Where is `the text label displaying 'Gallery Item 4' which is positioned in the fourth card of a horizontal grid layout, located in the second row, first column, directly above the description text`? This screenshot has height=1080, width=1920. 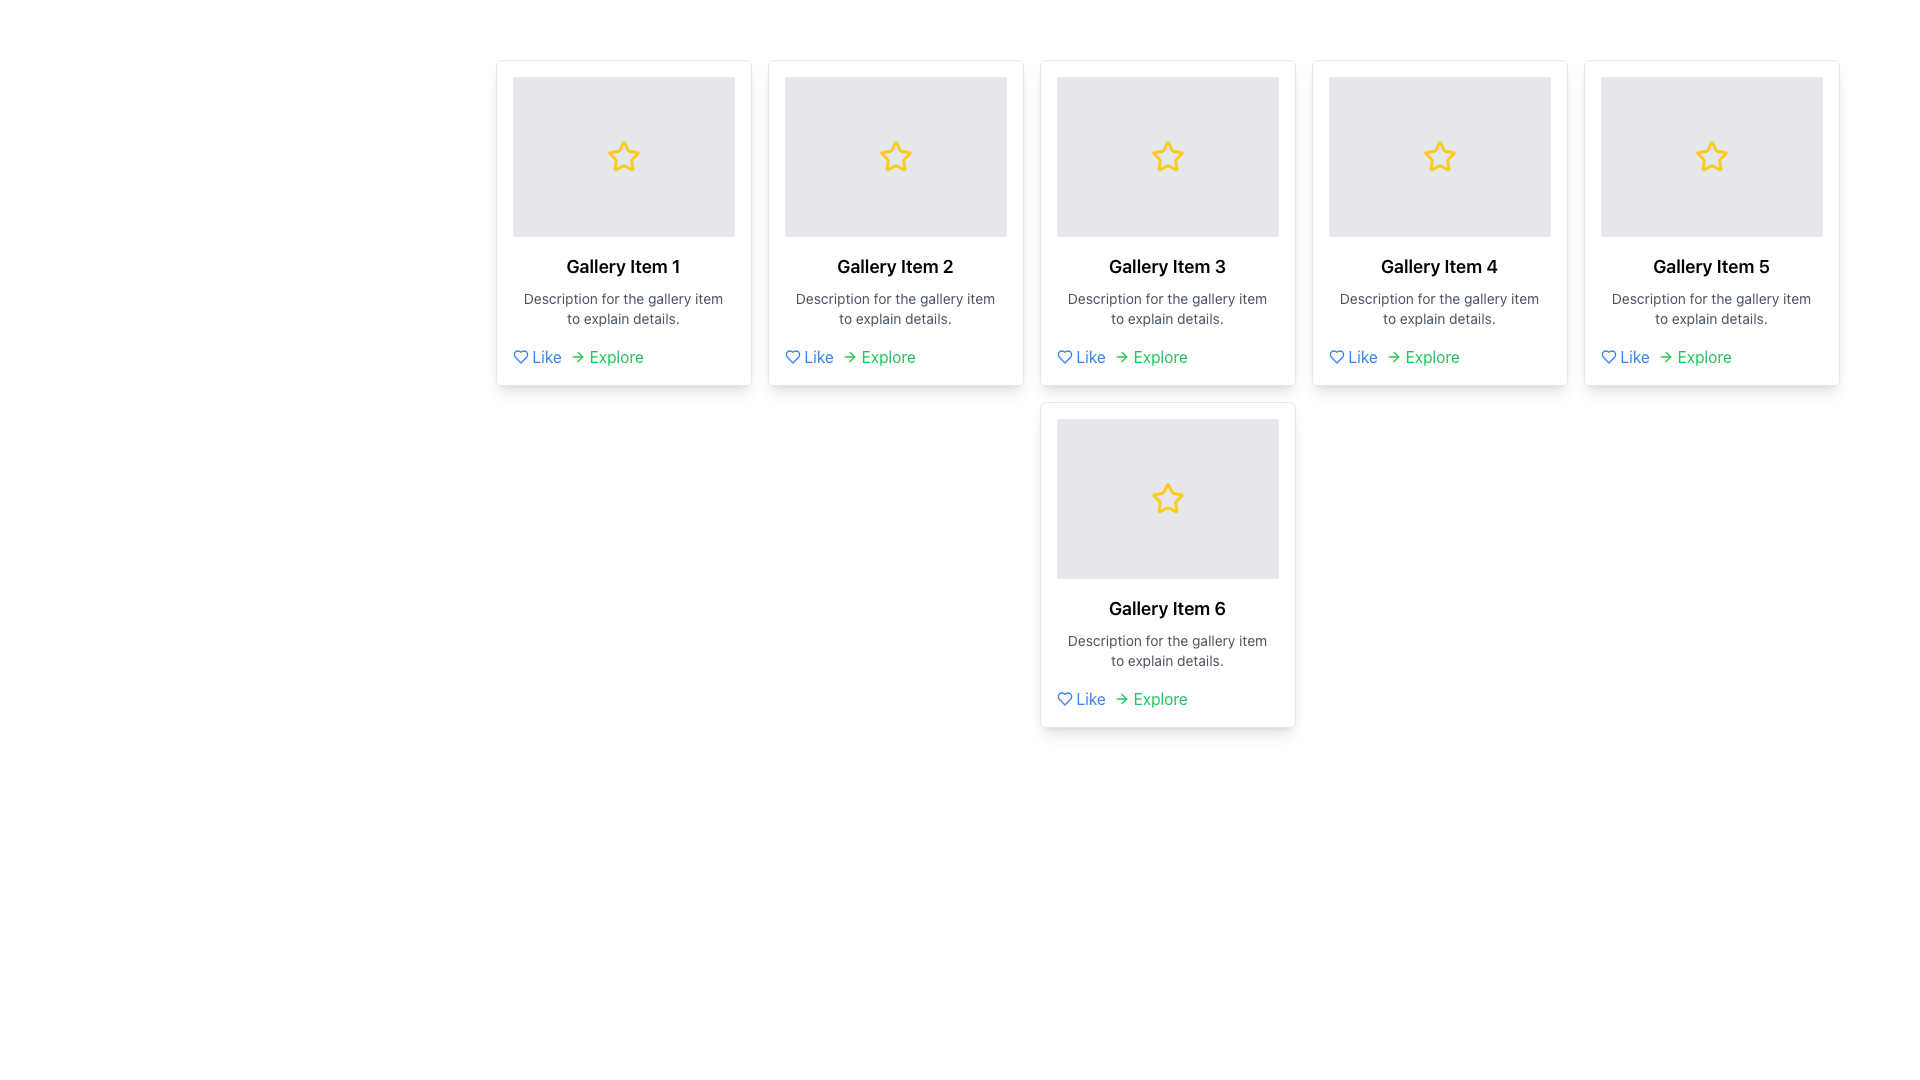 the text label displaying 'Gallery Item 4' which is positioned in the fourth card of a horizontal grid layout, located in the second row, first column, directly above the description text is located at coordinates (1438, 265).